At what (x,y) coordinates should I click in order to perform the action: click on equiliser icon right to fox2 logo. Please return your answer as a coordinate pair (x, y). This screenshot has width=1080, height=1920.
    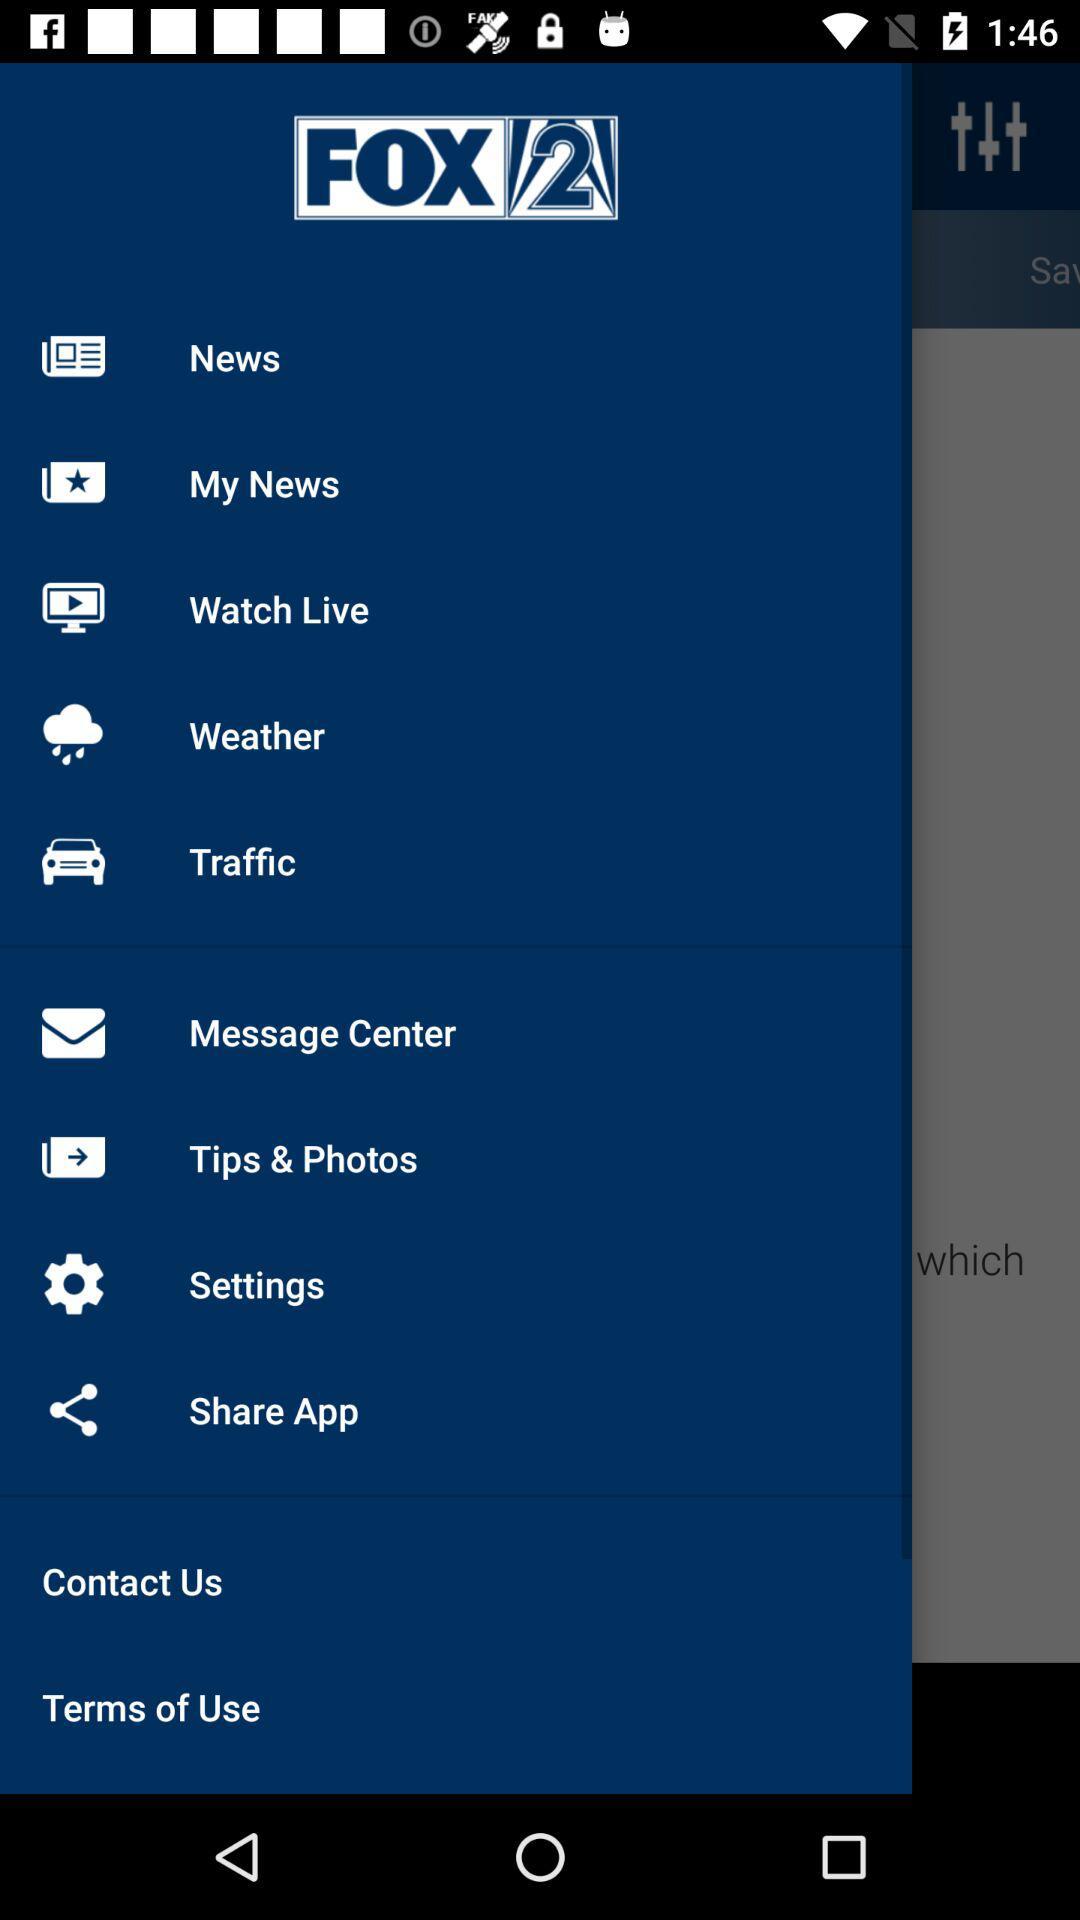
    Looking at the image, I should click on (987, 135).